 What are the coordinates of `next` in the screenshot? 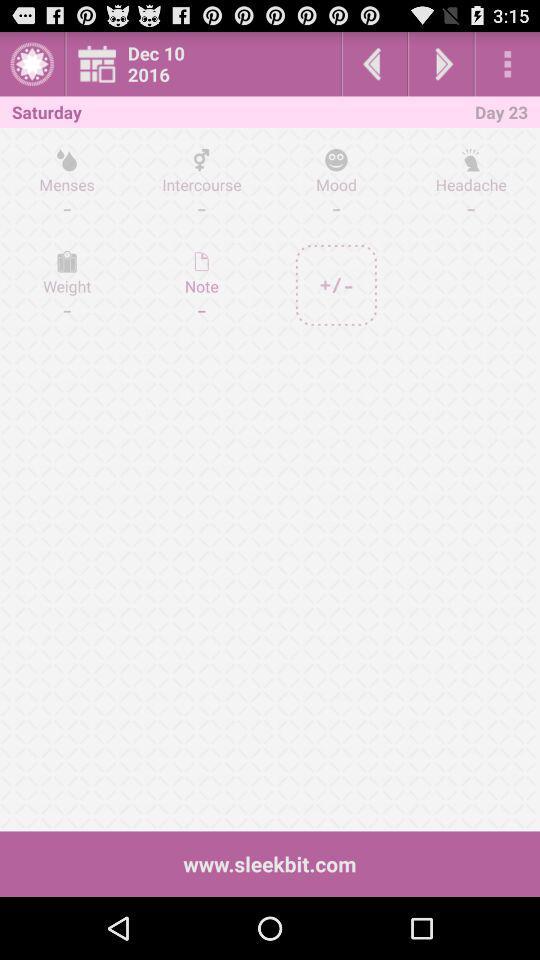 It's located at (441, 63).